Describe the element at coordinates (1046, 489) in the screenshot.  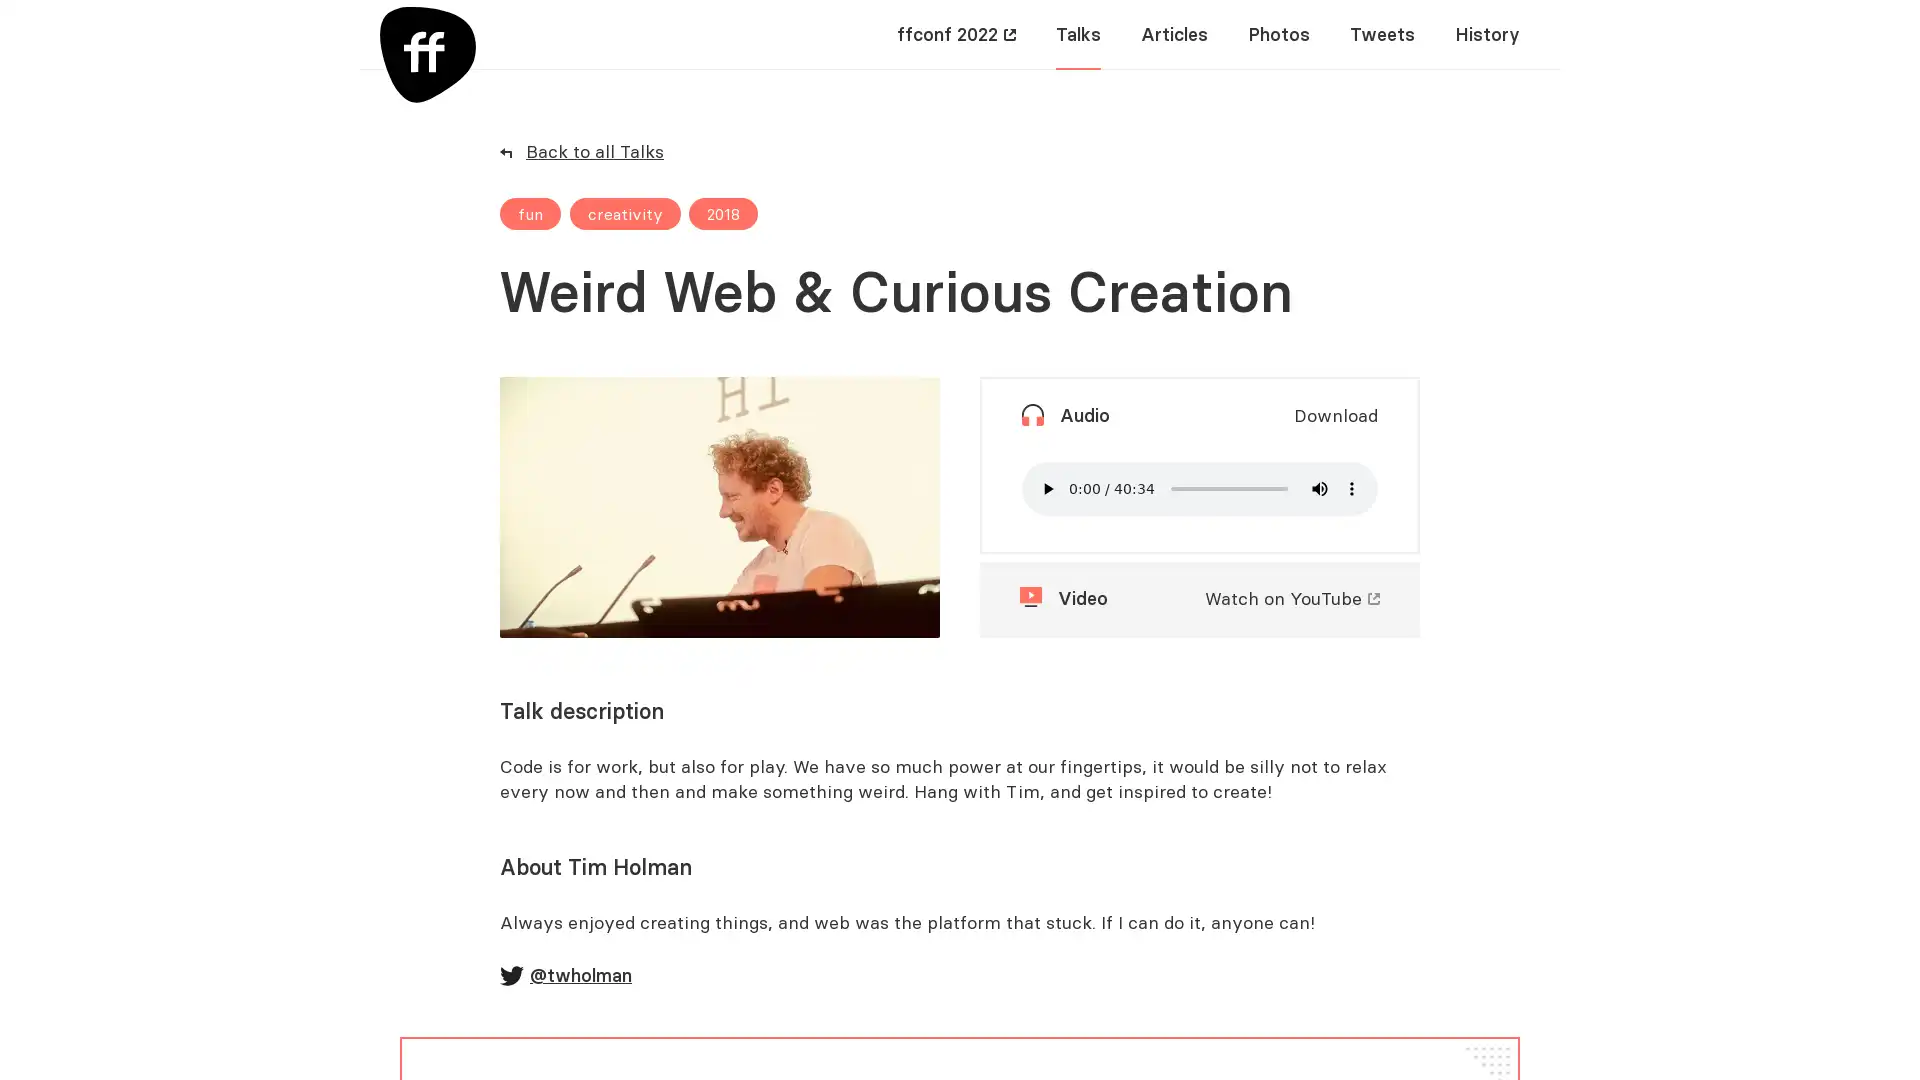
I see `play` at that location.